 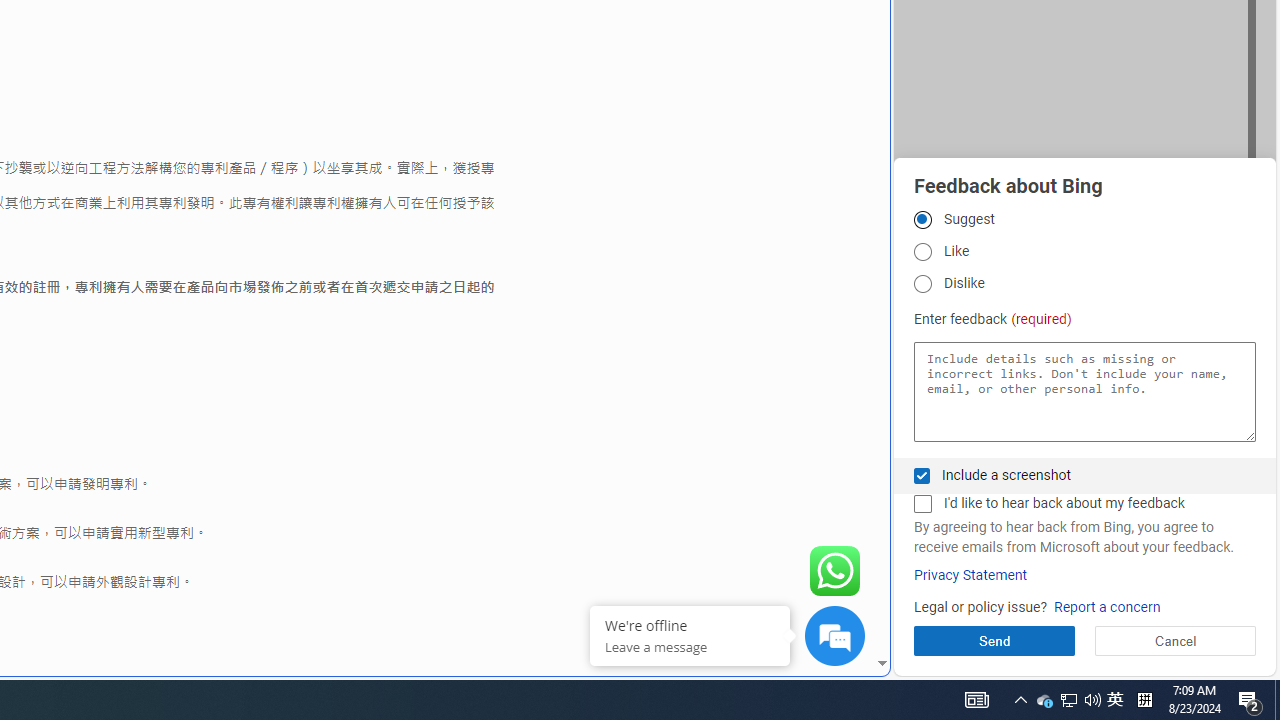 I want to click on 'Include a screenshot', so click(x=921, y=475).